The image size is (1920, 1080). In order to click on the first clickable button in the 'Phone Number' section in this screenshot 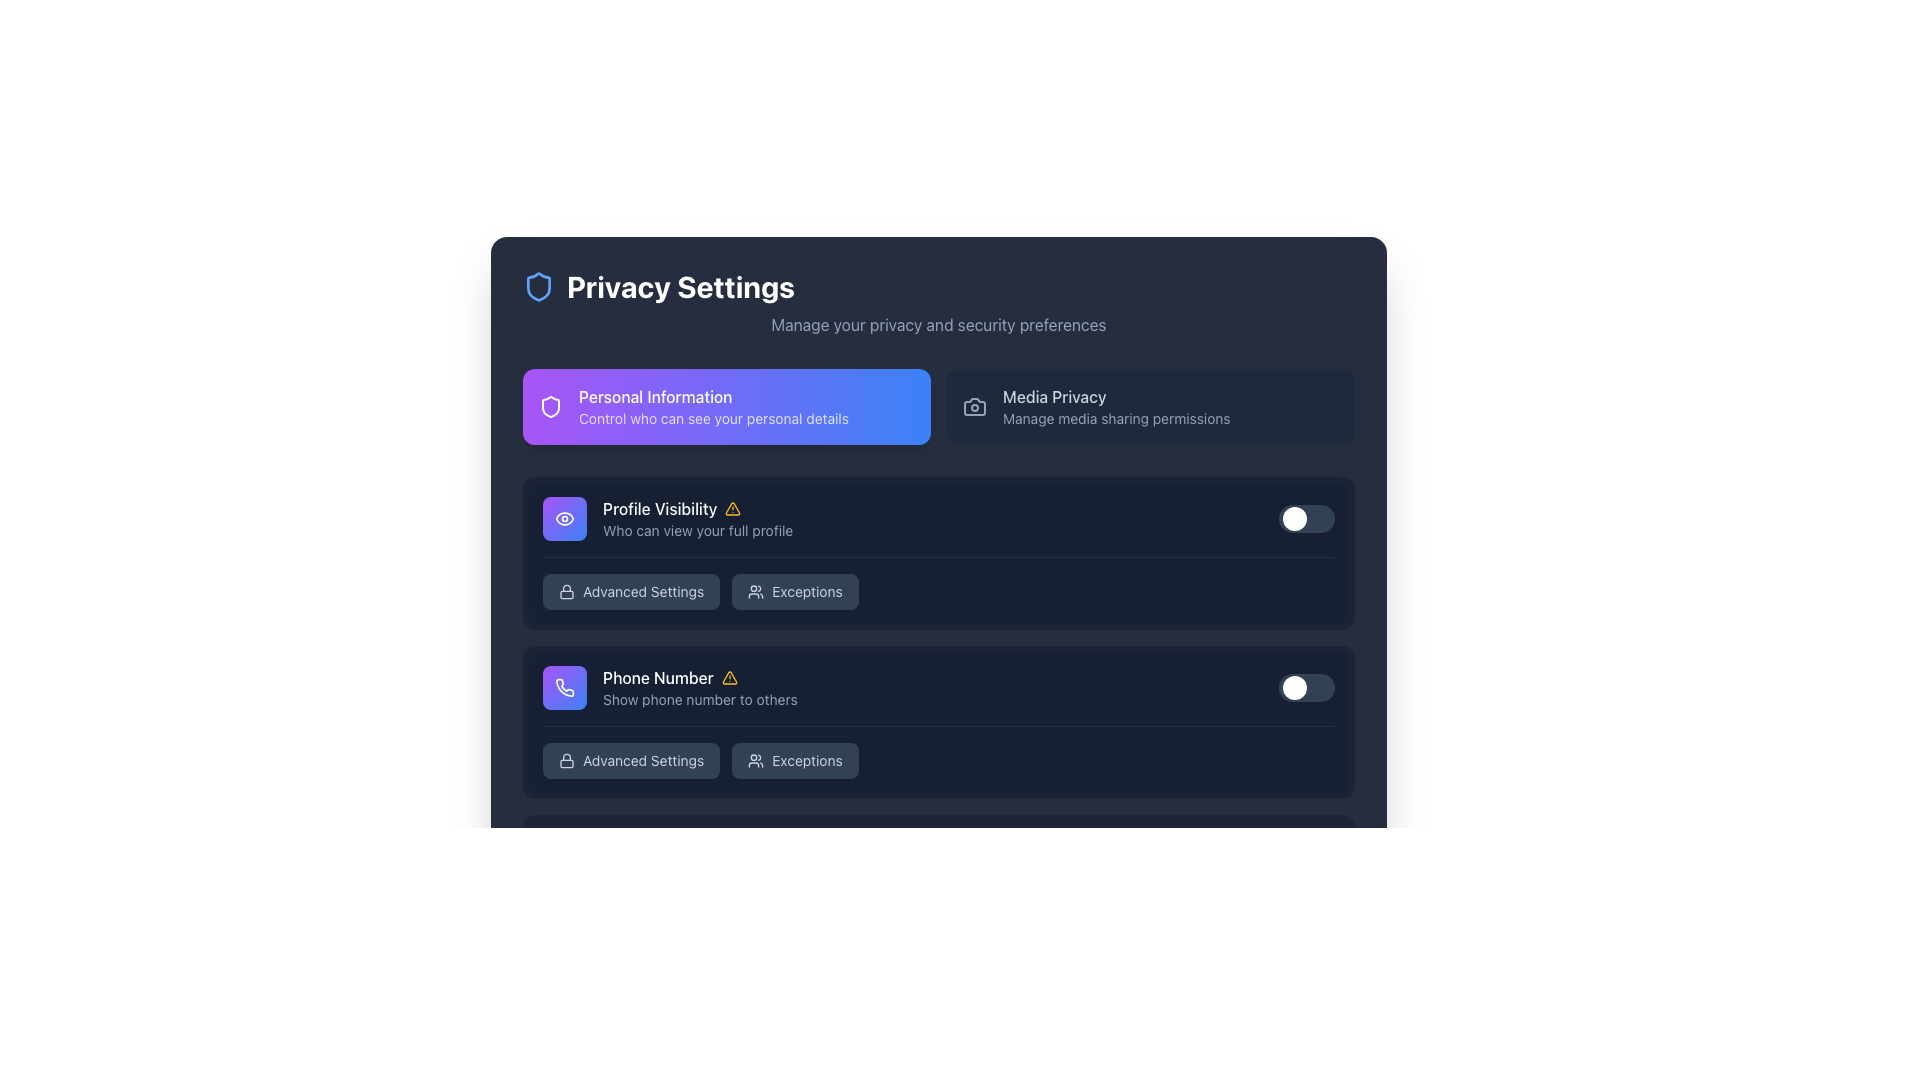, I will do `click(630, 760)`.